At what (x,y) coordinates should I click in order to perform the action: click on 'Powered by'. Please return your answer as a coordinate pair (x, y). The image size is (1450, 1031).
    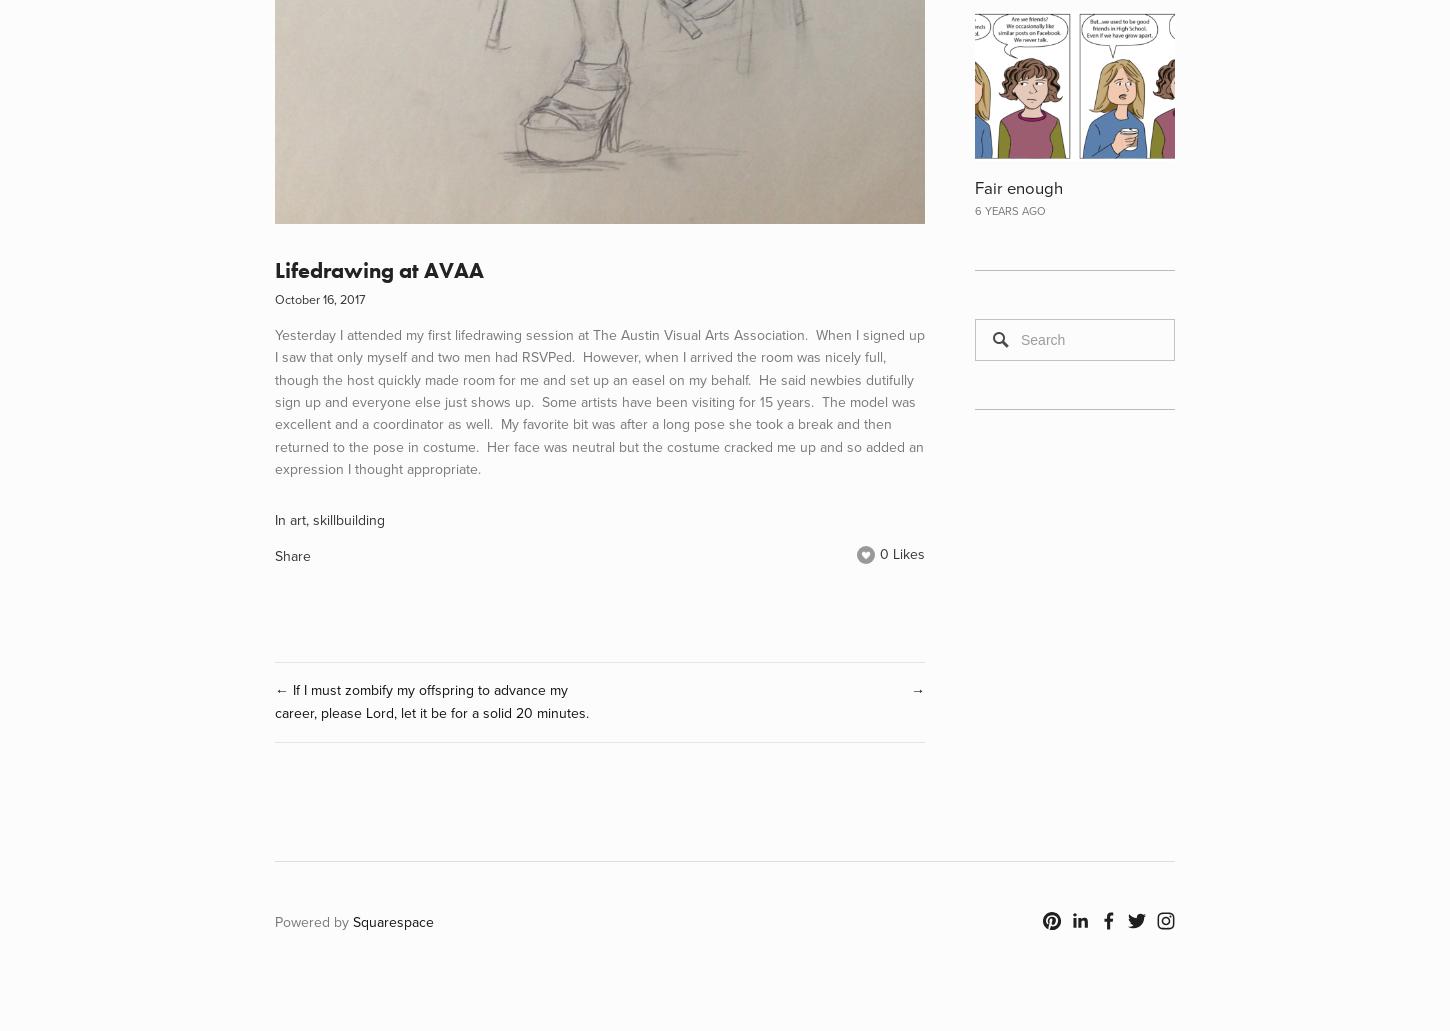
    Looking at the image, I should click on (314, 922).